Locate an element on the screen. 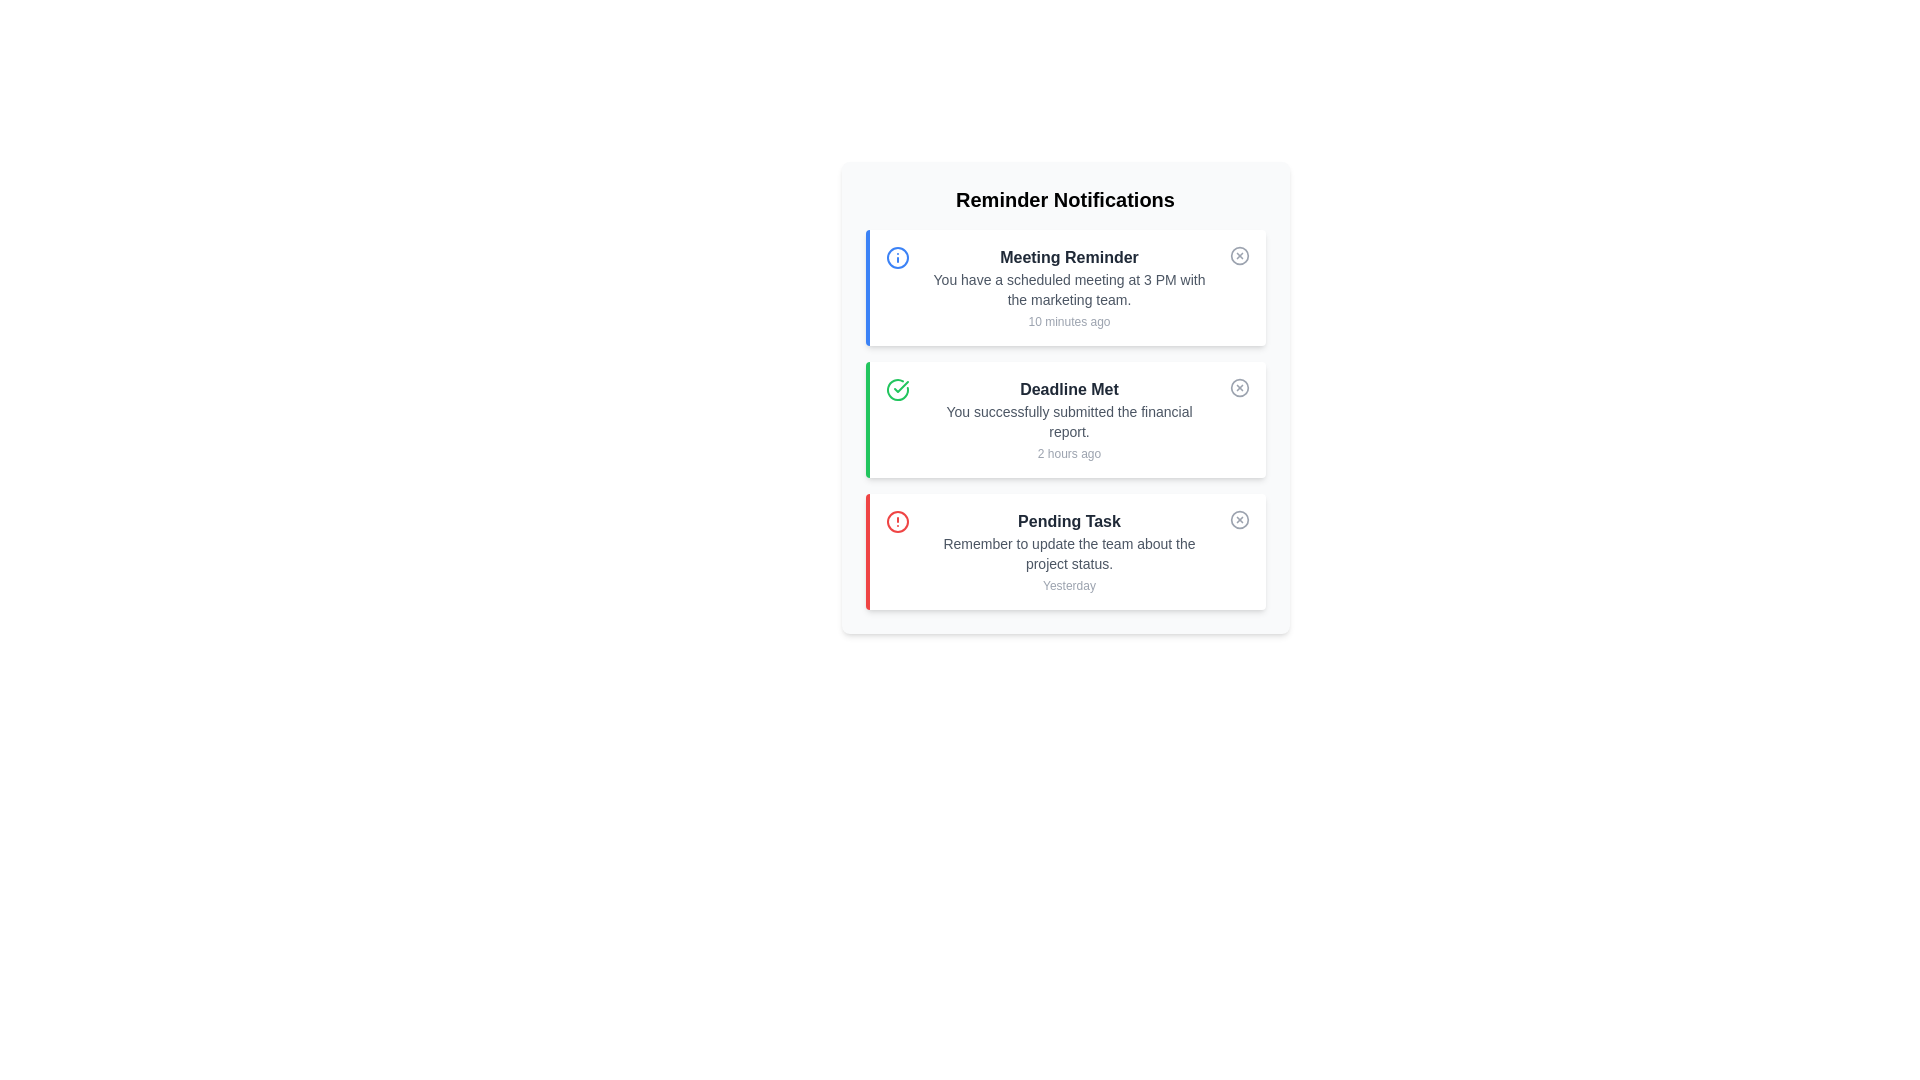 The width and height of the screenshot is (1920, 1080). static text element that provides details about the 'Pending Task' notification, located in the third notification card at the bottom of the list is located at coordinates (1068, 554).